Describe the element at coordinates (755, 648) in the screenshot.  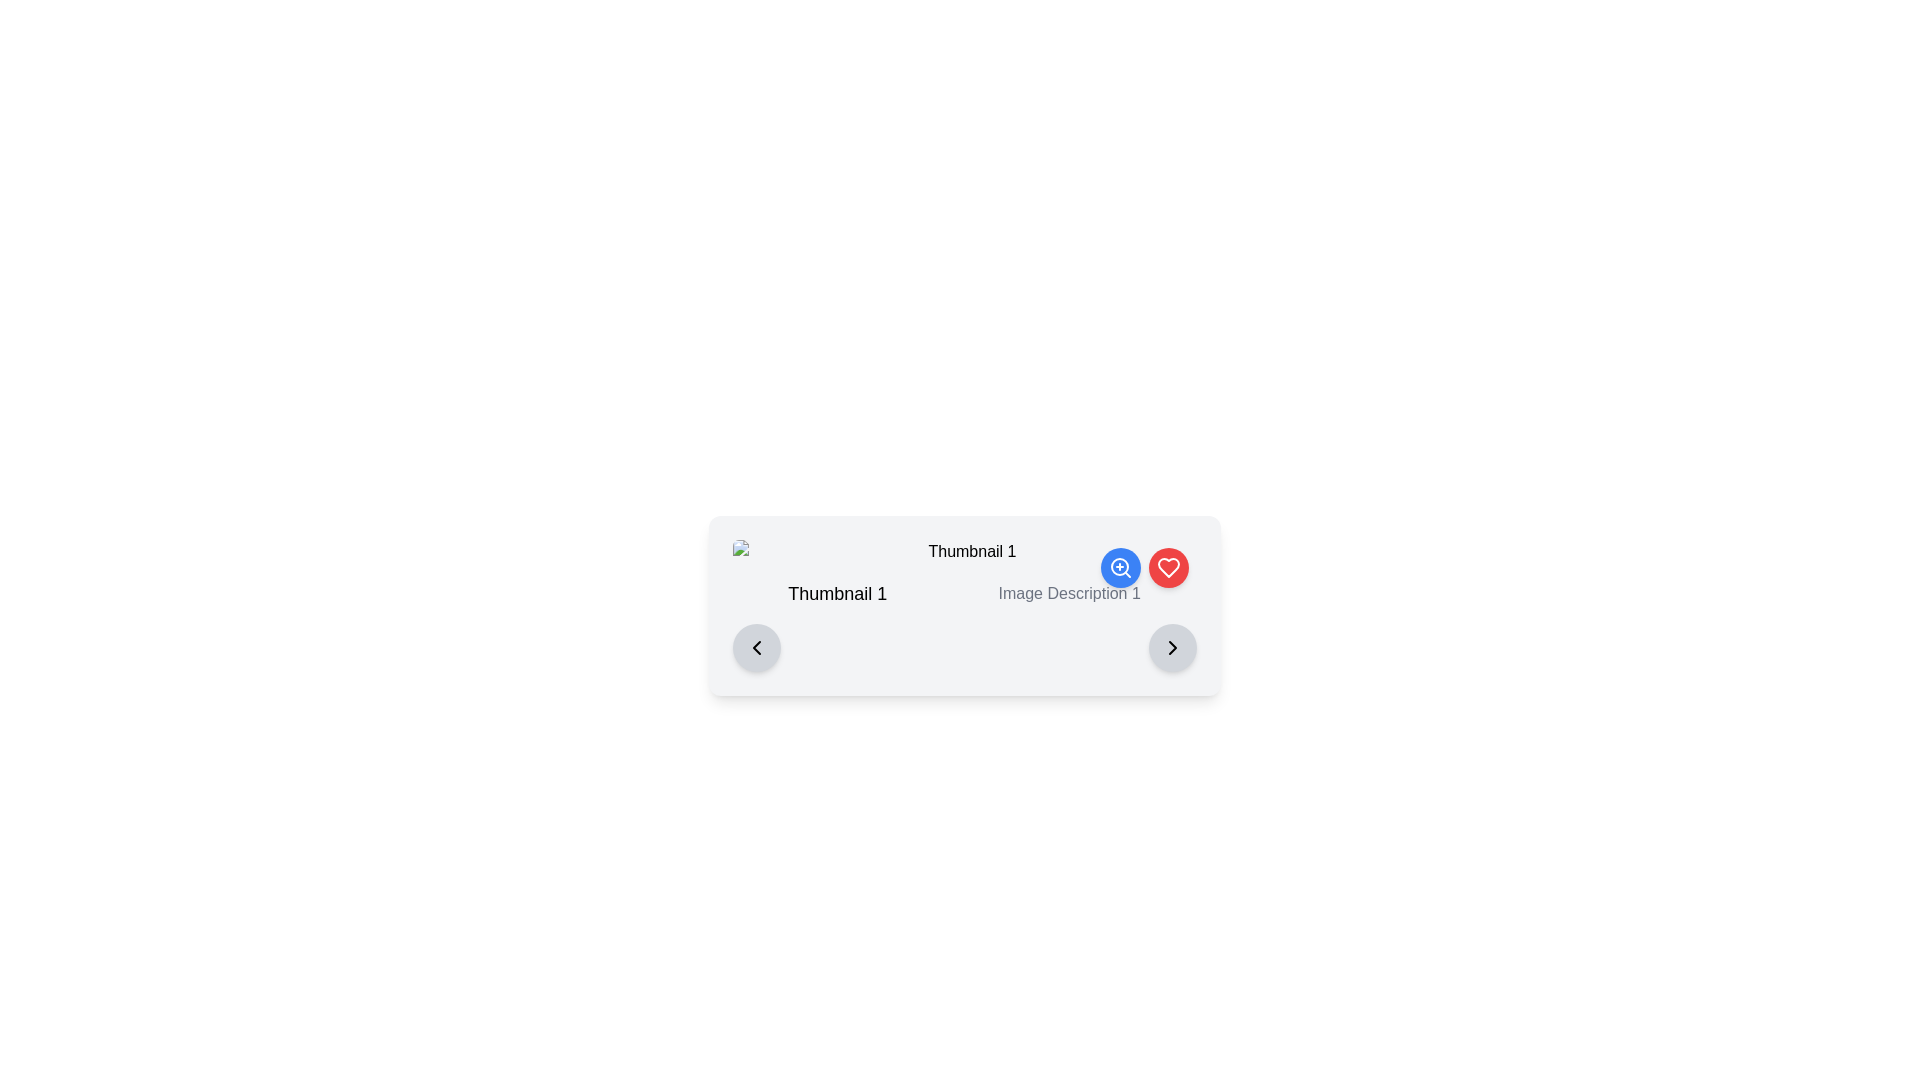
I see `the leftmost button in the navigation panel to initiate a navigation action` at that location.